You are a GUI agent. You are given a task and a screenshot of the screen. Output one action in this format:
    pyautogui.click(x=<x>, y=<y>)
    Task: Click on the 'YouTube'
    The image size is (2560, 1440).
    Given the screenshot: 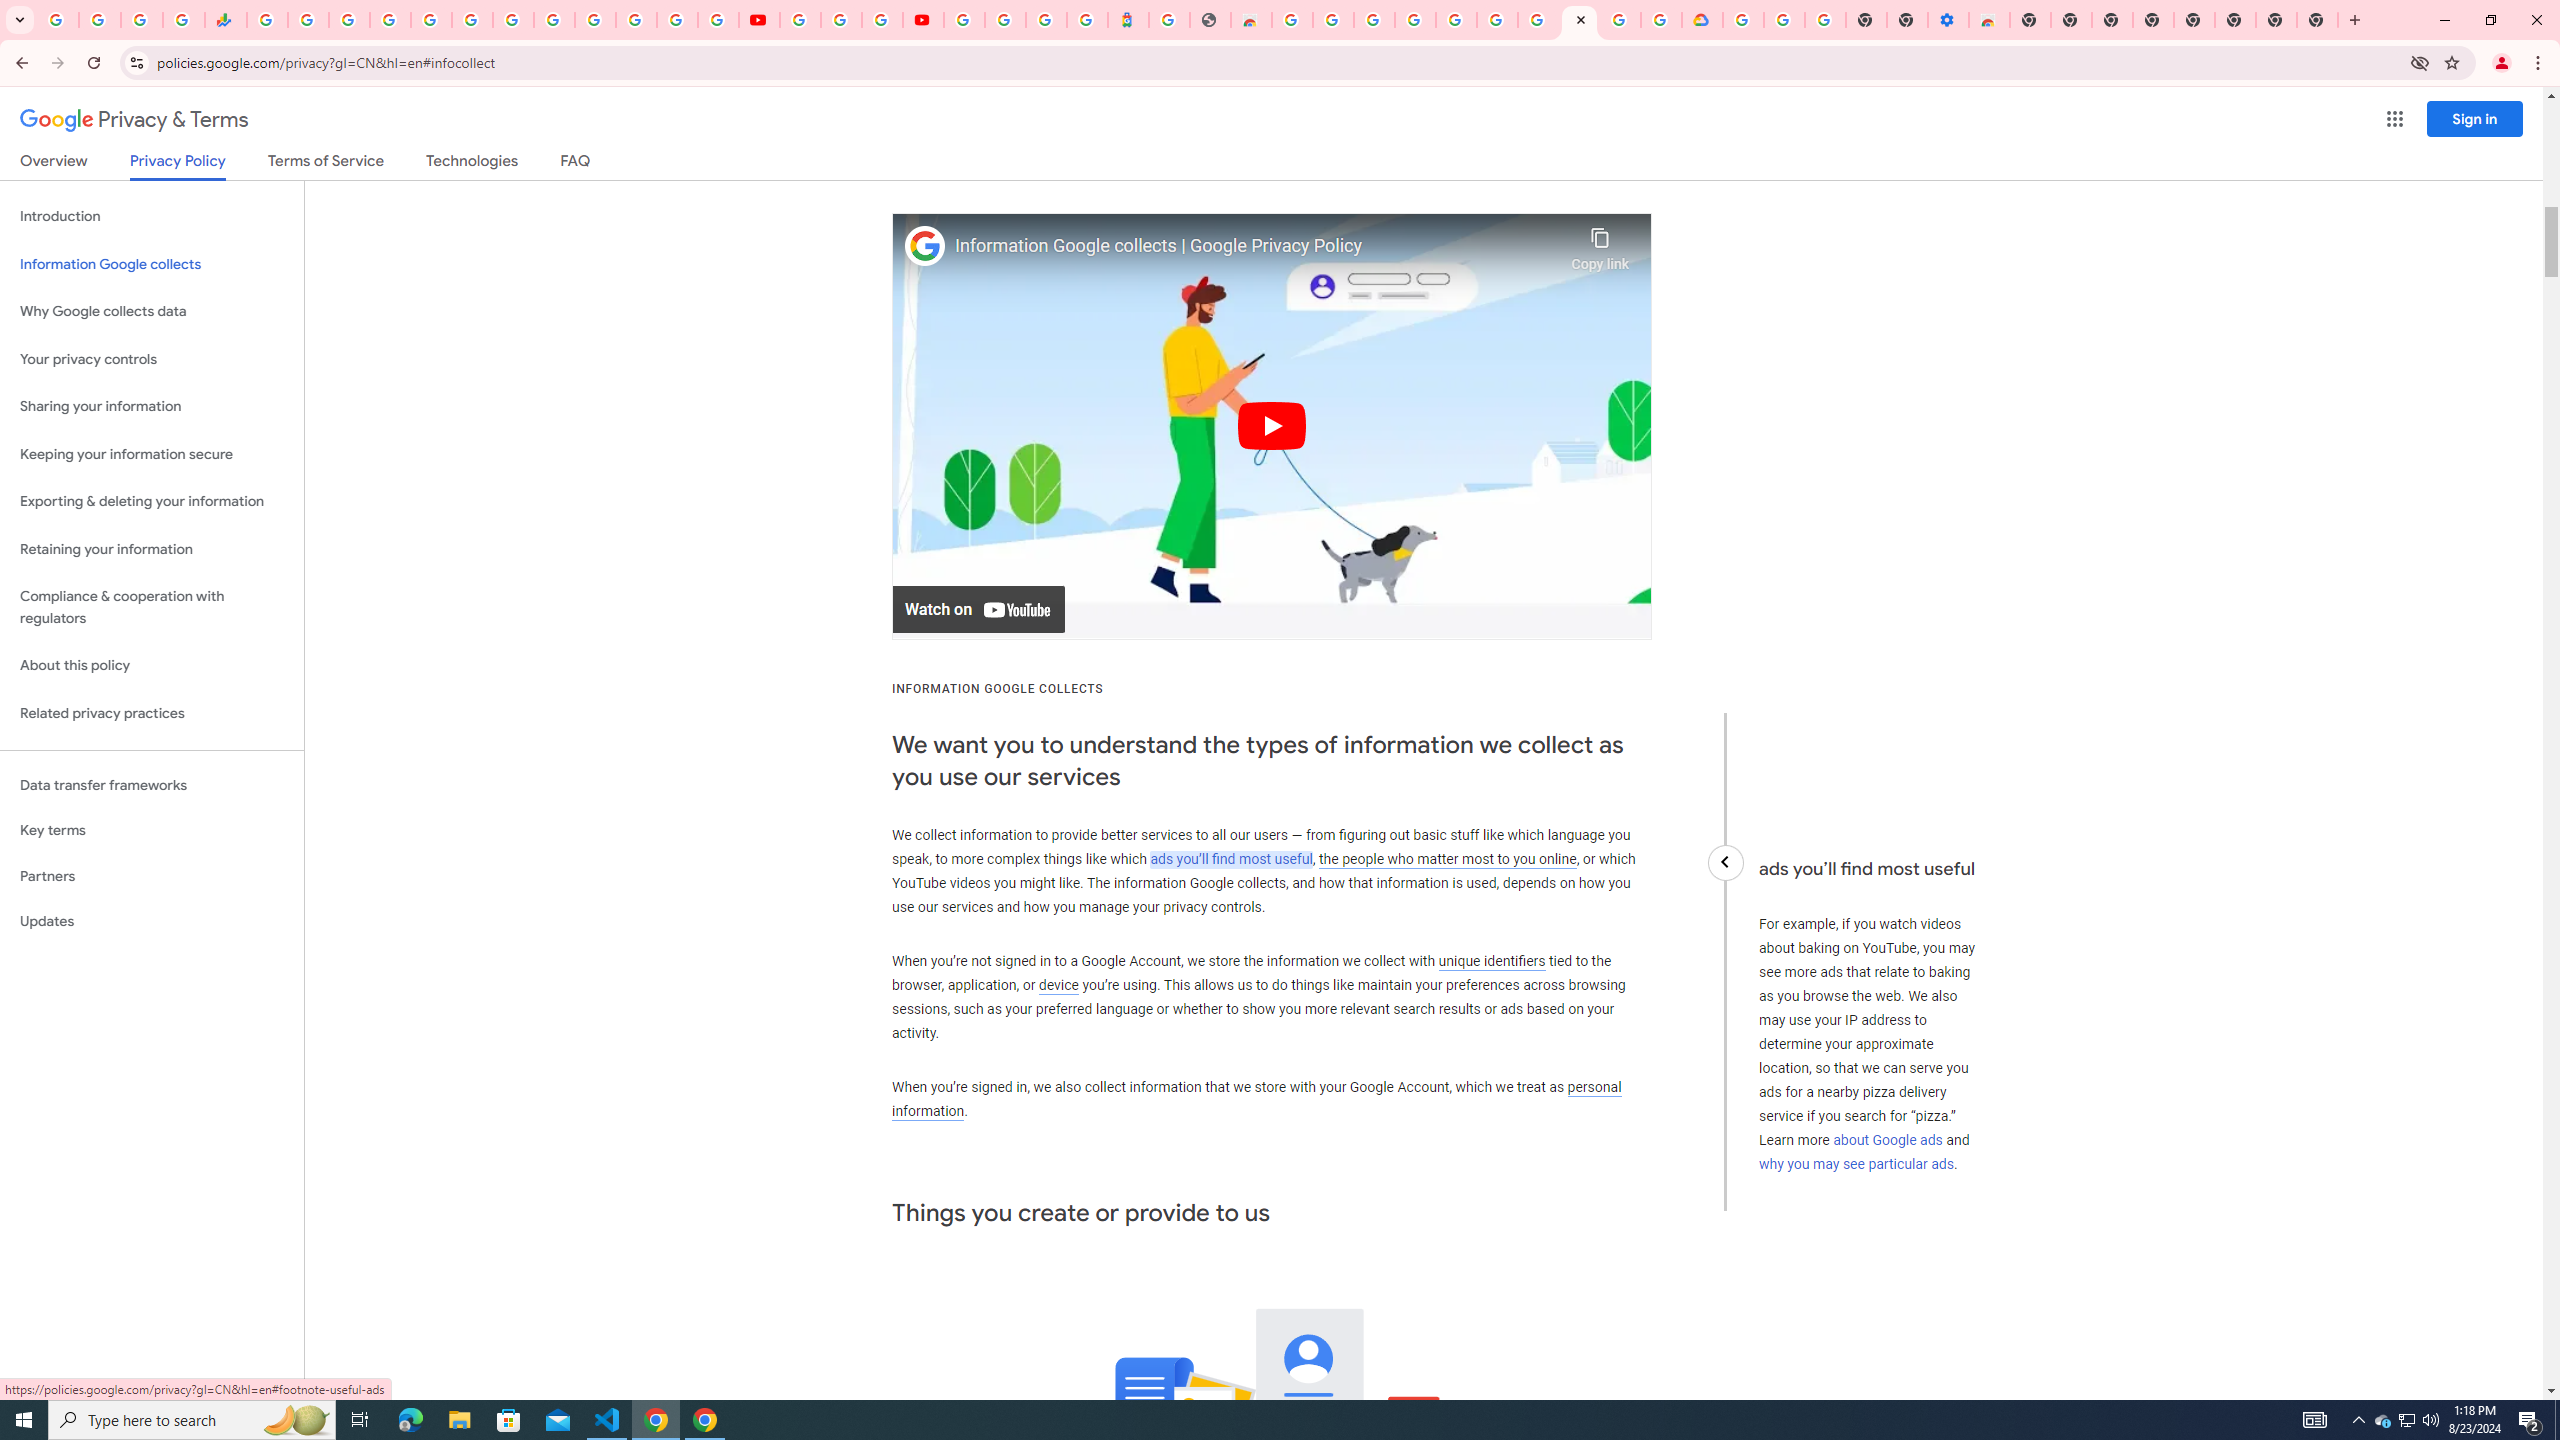 What is the action you would take?
    pyautogui.click(x=799, y=19)
    